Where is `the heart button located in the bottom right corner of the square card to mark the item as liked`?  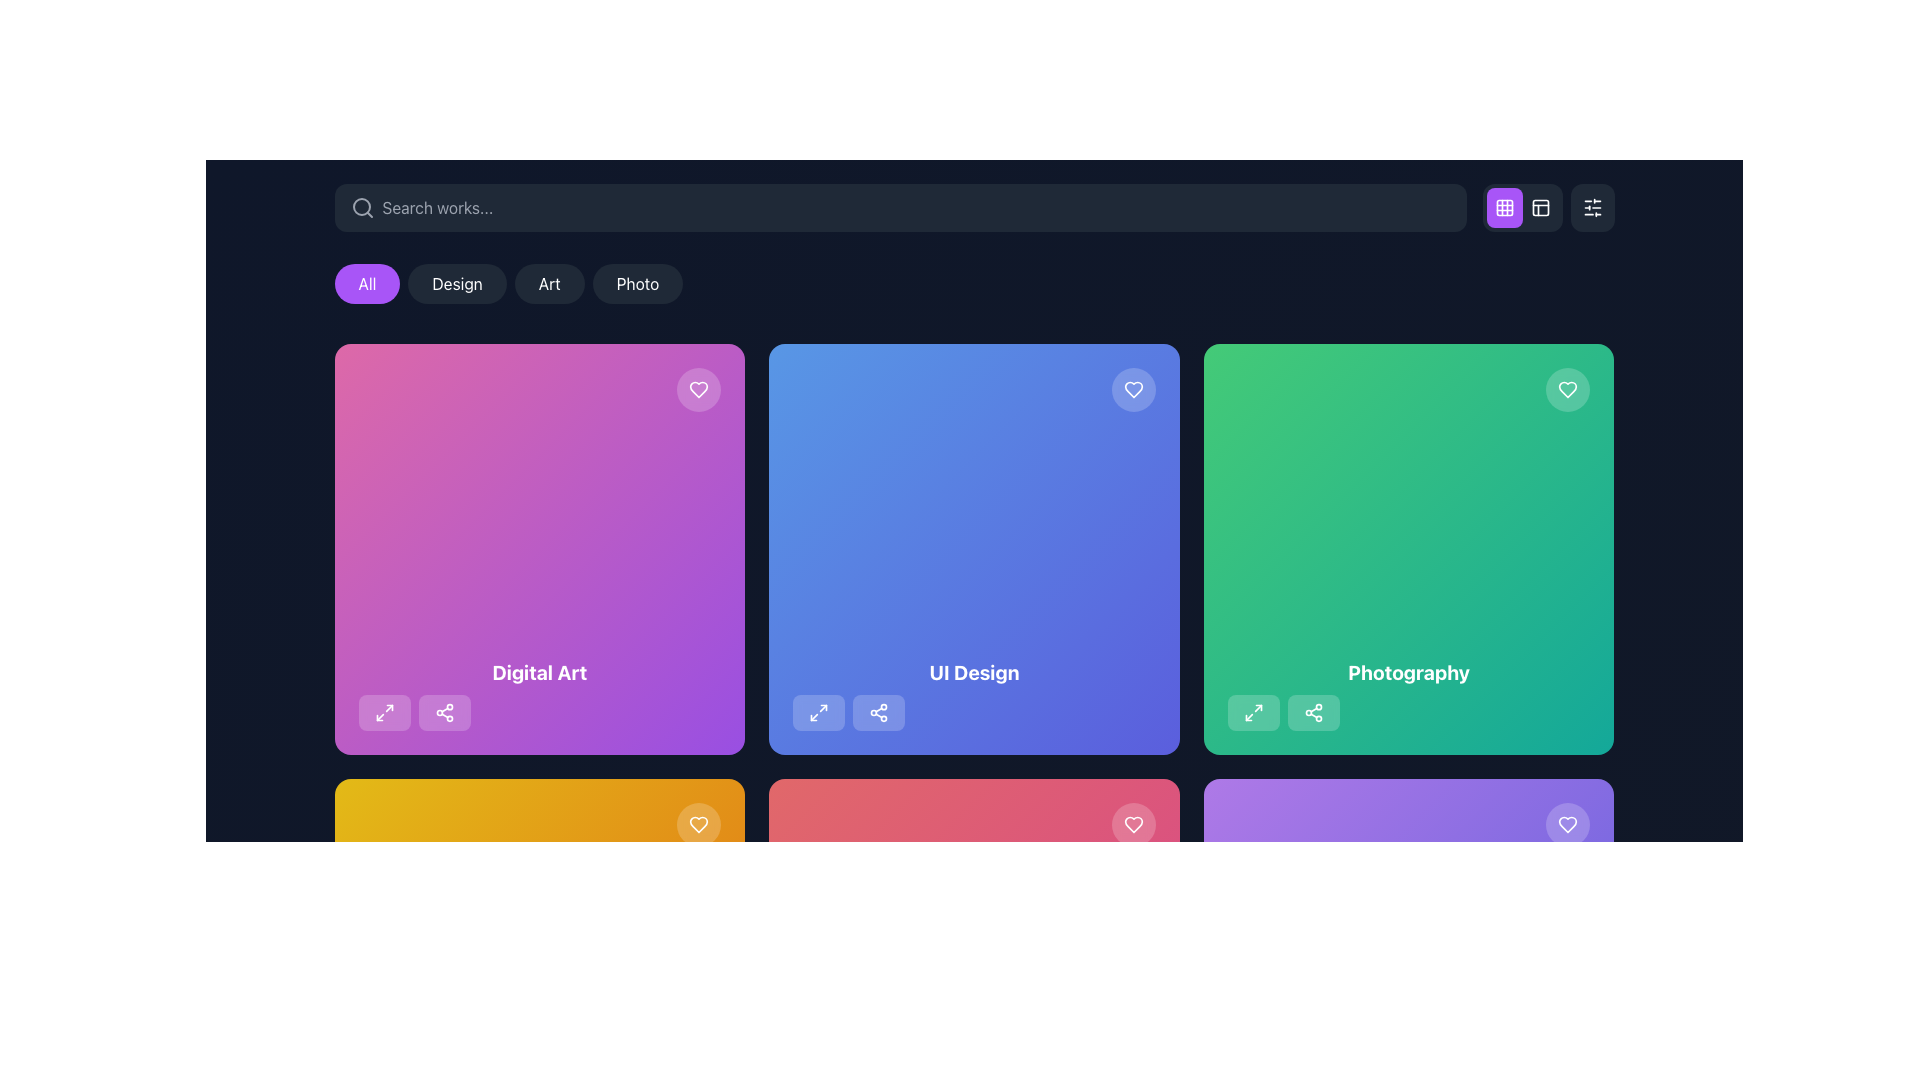 the heart button located in the bottom right corner of the square card to mark the item as liked is located at coordinates (1567, 824).